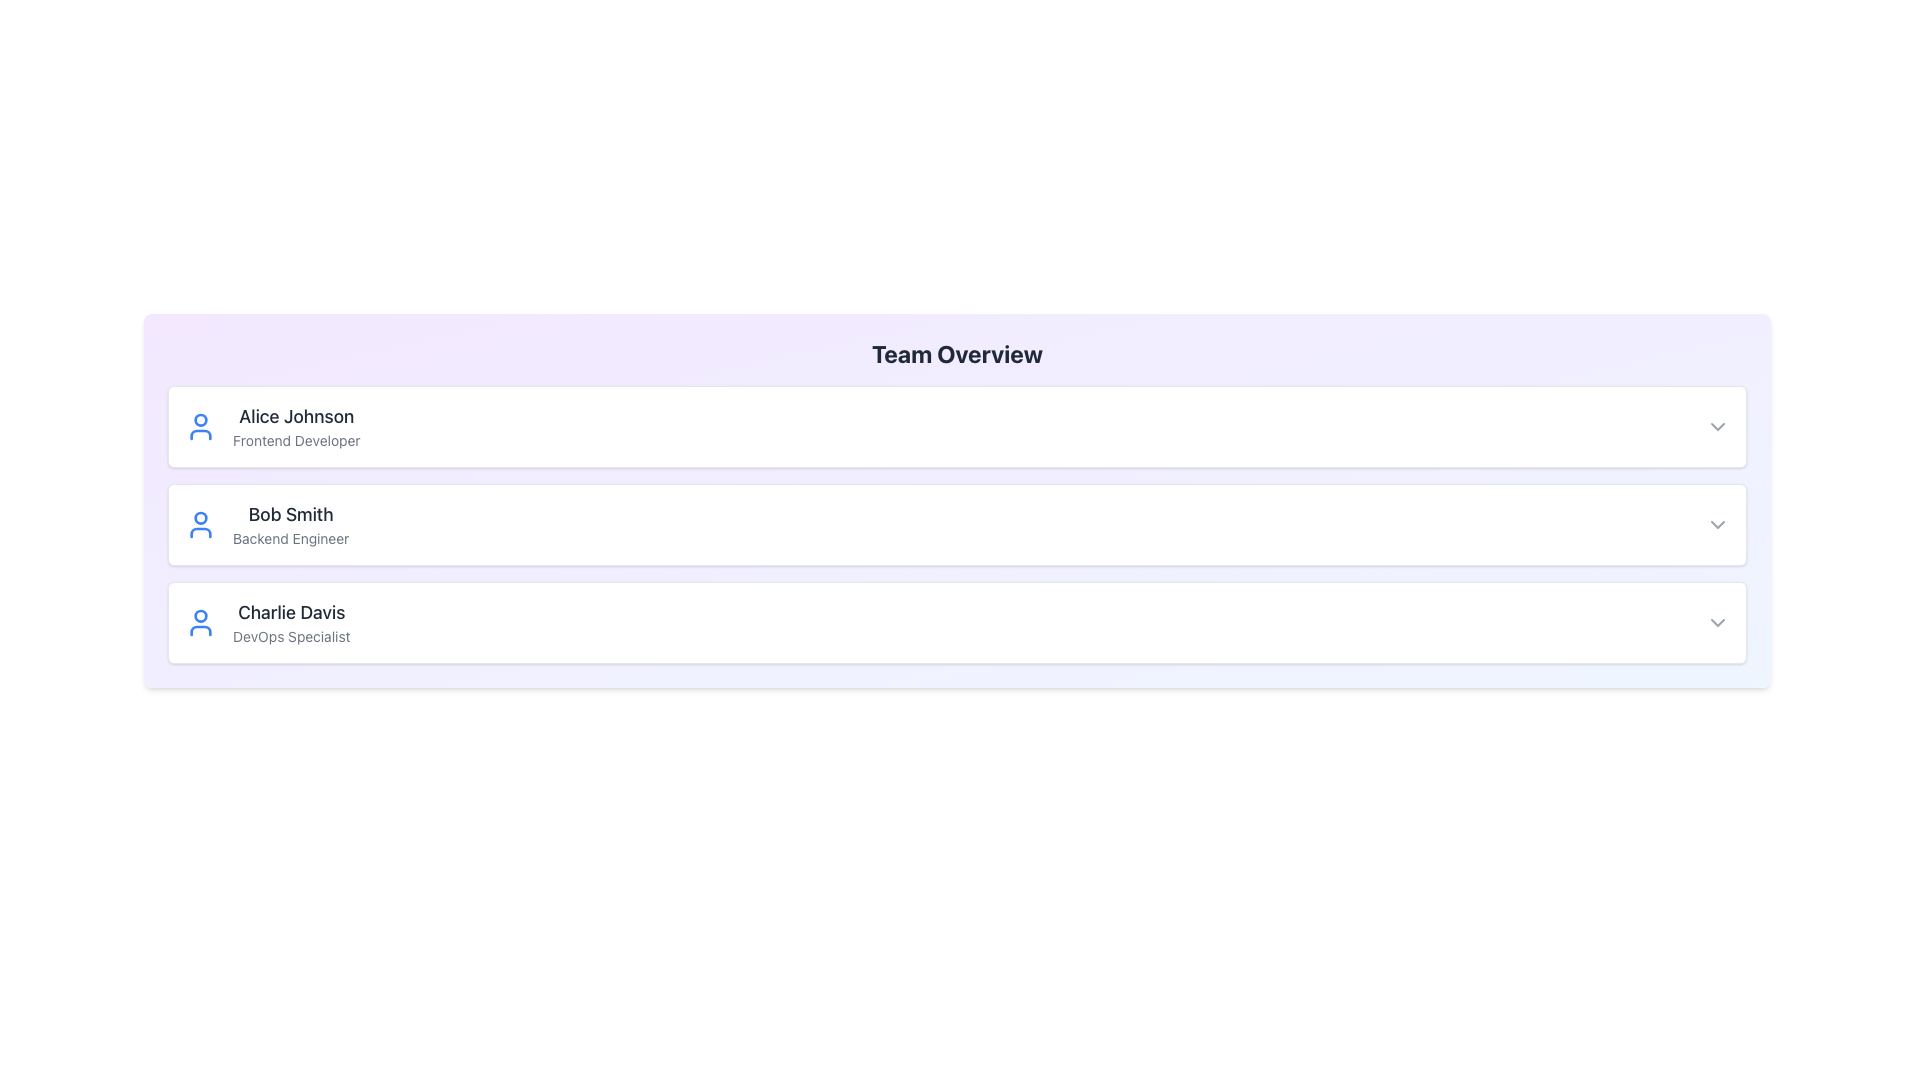 Image resolution: width=1920 pixels, height=1080 pixels. Describe the element at coordinates (290, 514) in the screenshot. I see `name displayed in the text label 'Bob Smith', which is styled with a larger font size and bold text, located within a card component as the primary title above the subtitle 'Backend Engineer'` at that location.